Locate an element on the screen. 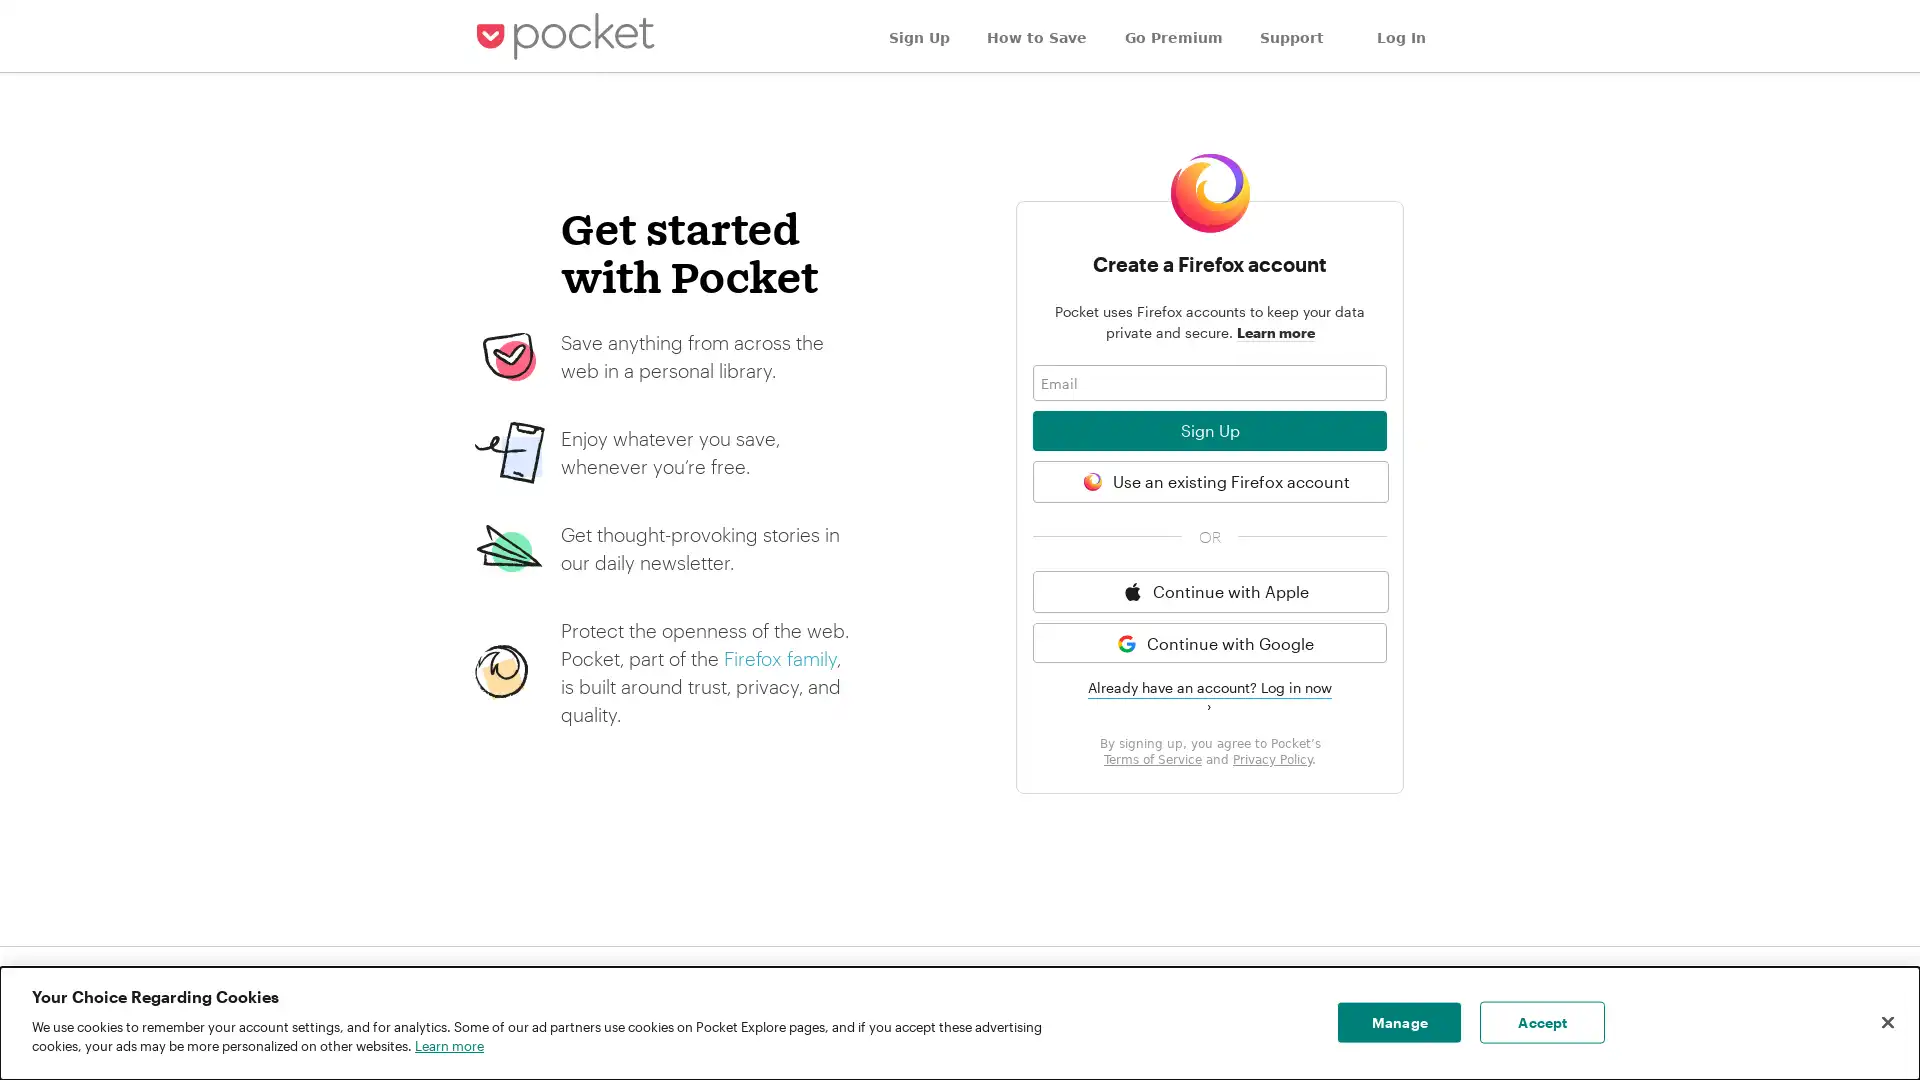 The width and height of the screenshot is (1920, 1080). Accept is located at coordinates (1541, 1022).